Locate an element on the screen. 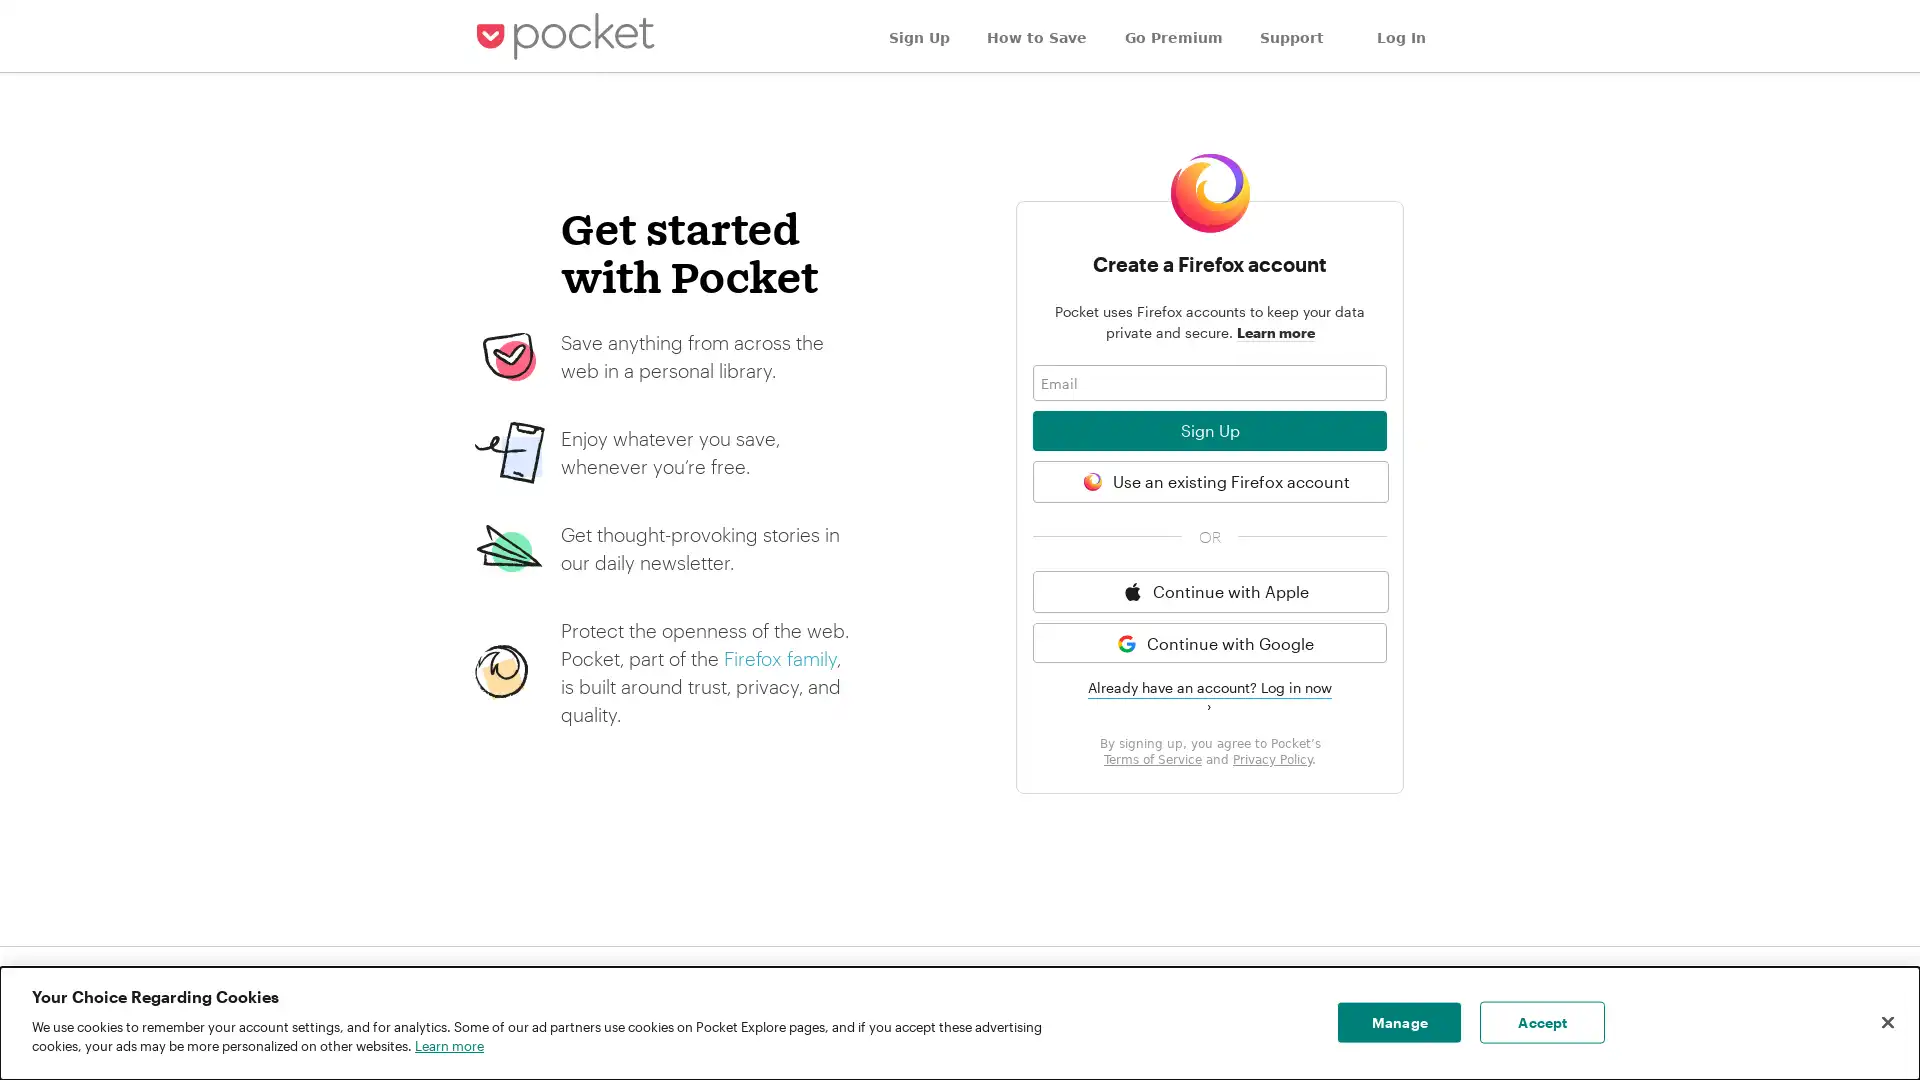 The width and height of the screenshot is (1920, 1080). Accept is located at coordinates (1541, 1022).